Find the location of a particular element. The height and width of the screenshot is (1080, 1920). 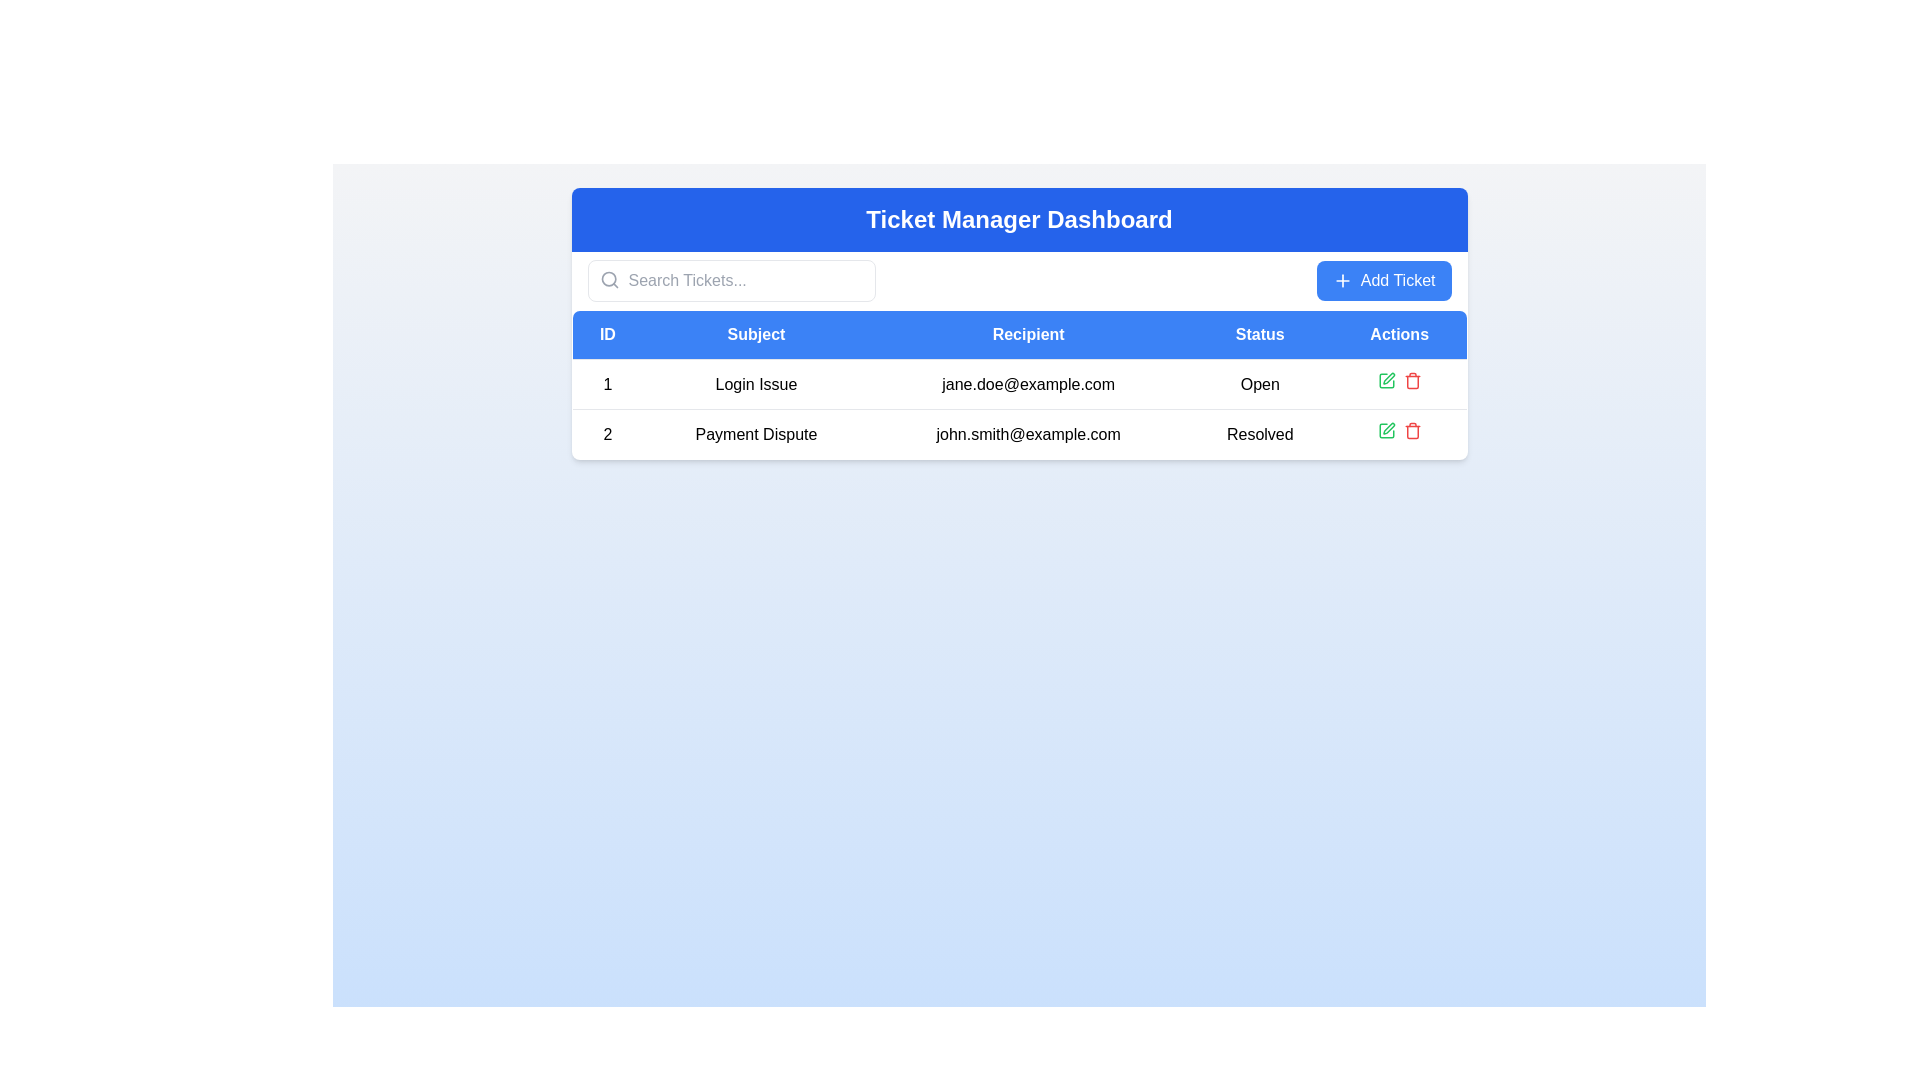

the text label displaying the recipient's email address for the ticket with the subject 'Payment Dispute' in the 'Recipient' column of the 'Ticket Manager Dashboard' is located at coordinates (1028, 433).